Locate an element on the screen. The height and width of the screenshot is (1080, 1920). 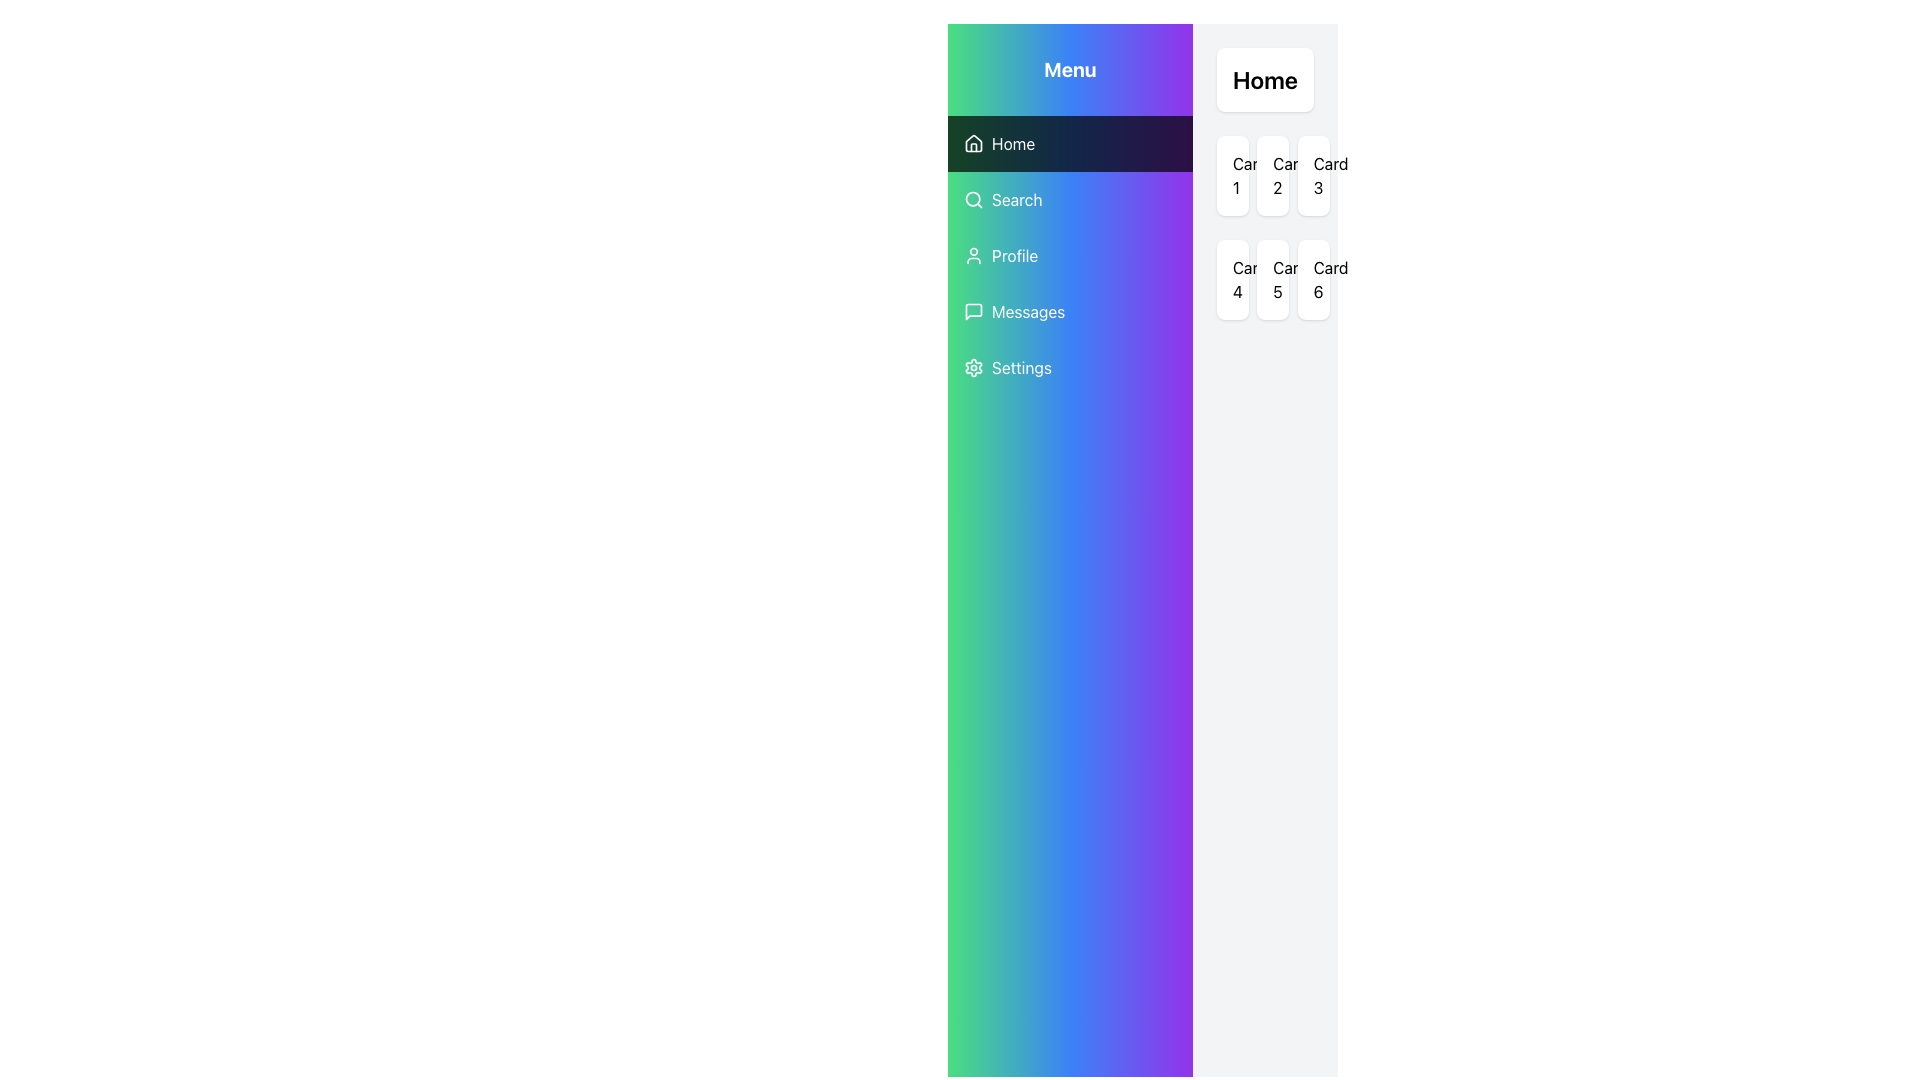
the user profile icon located in the vertical sidebar under the 'Menu' heading is located at coordinates (974, 254).